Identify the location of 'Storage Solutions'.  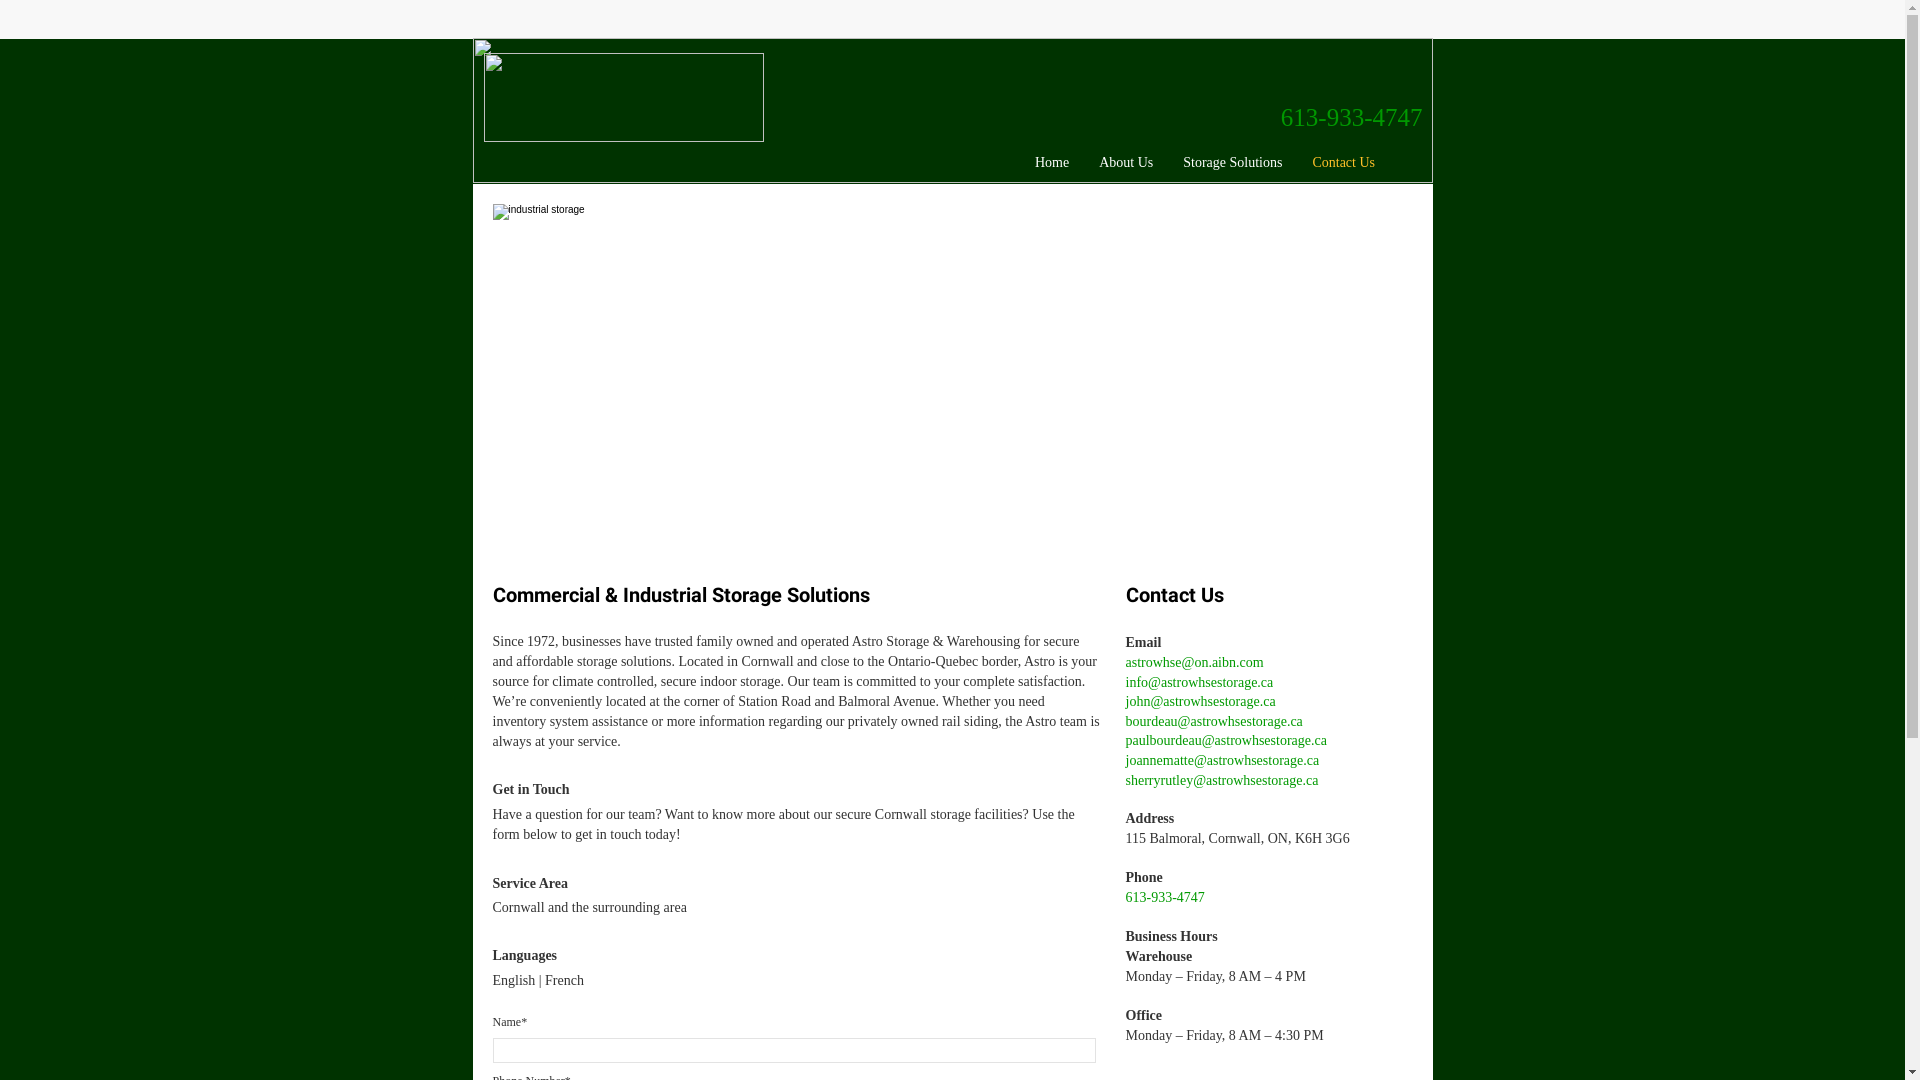
(1236, 161).